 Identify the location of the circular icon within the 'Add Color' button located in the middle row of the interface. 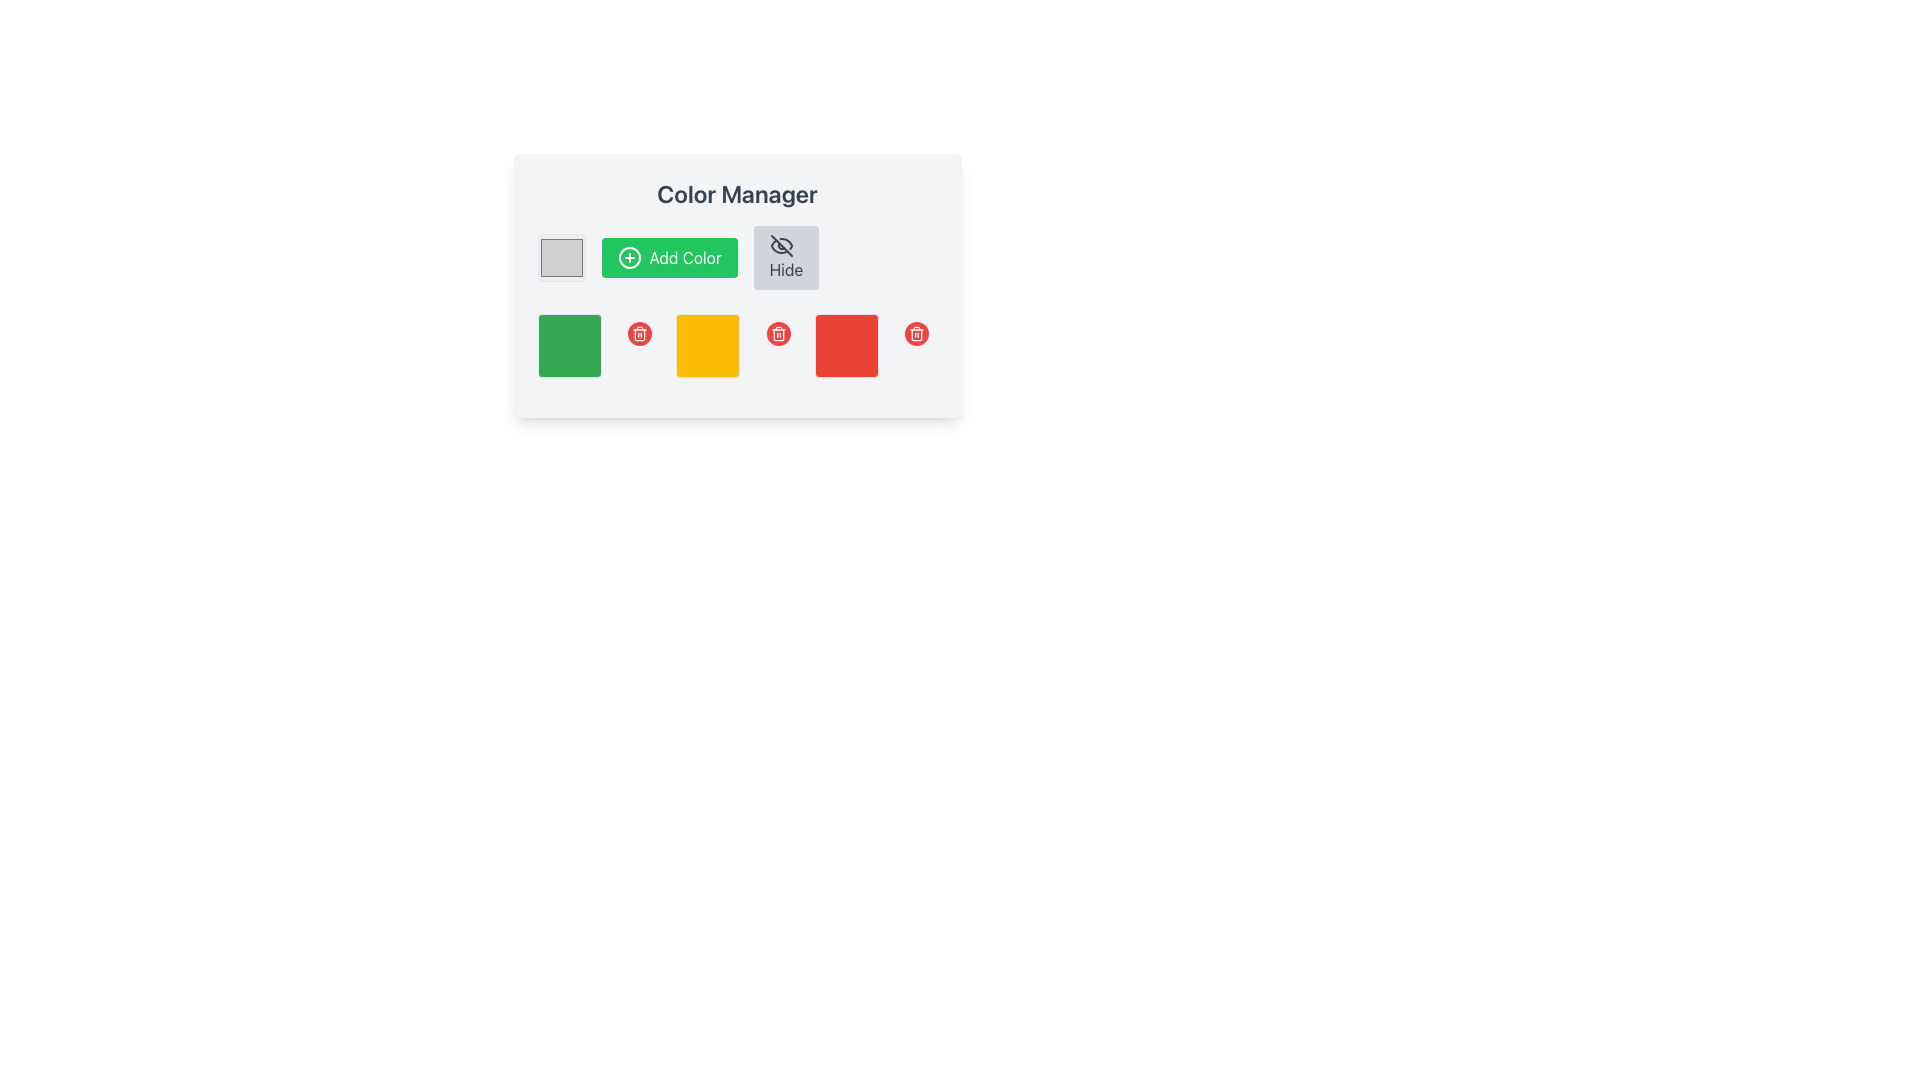
(628, 257).